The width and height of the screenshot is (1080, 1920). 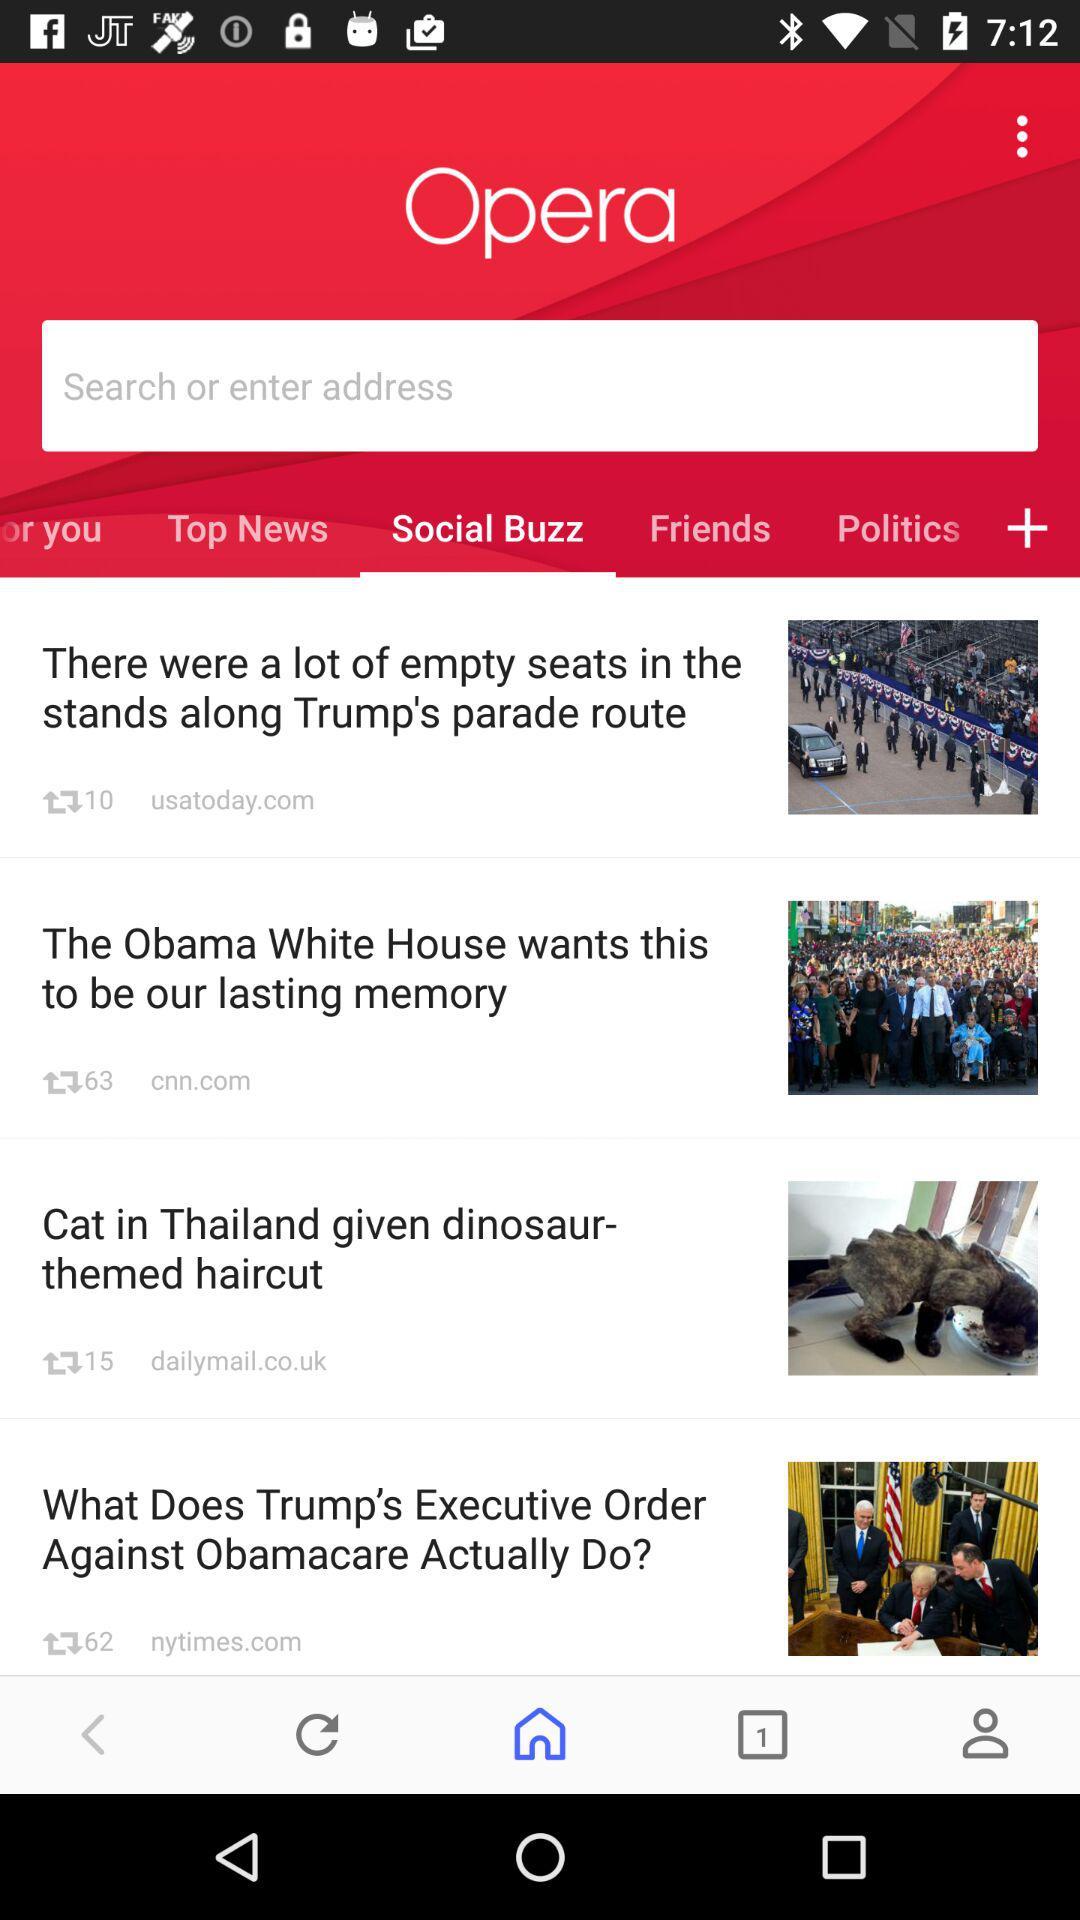 I want to click on the item to the right of politics icon, so click(x=1027, y=527).